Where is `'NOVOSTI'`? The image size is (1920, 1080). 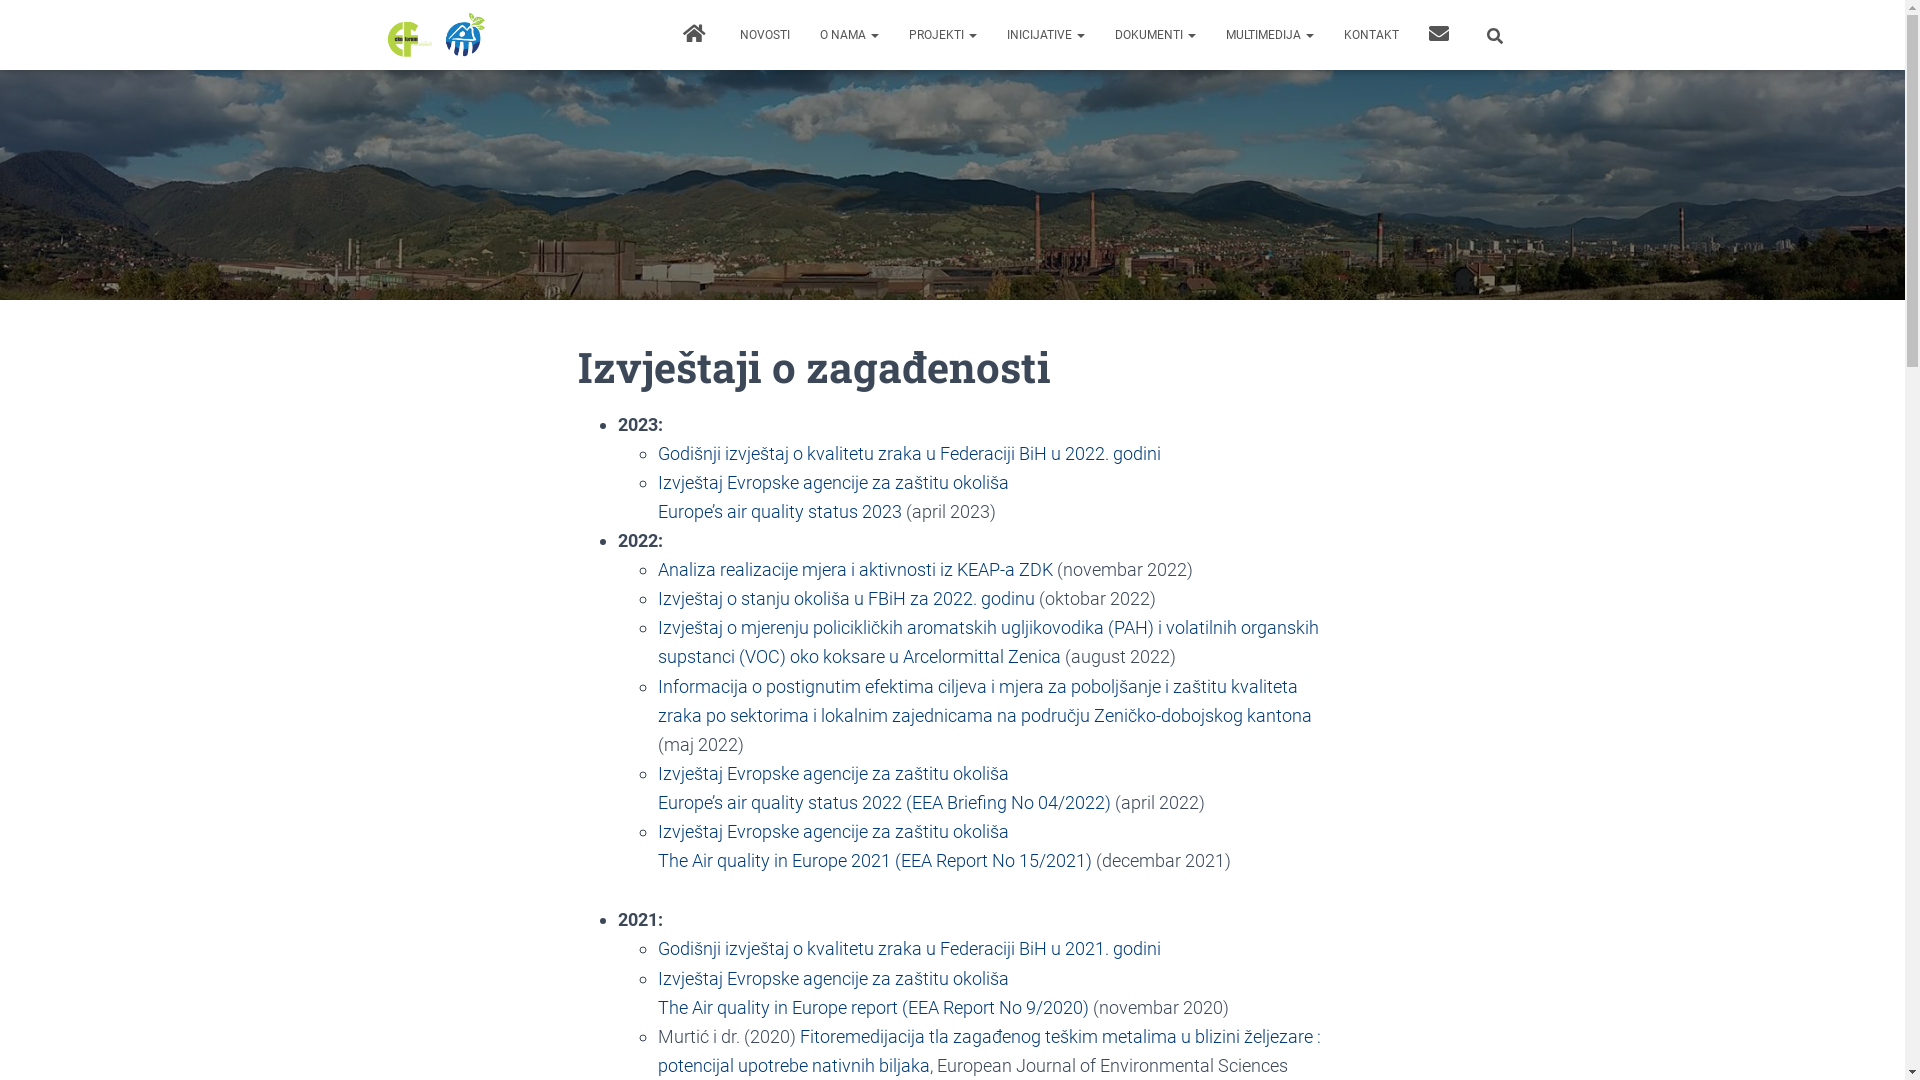 'NOVOSTI' is located at coordinates (723, 34).